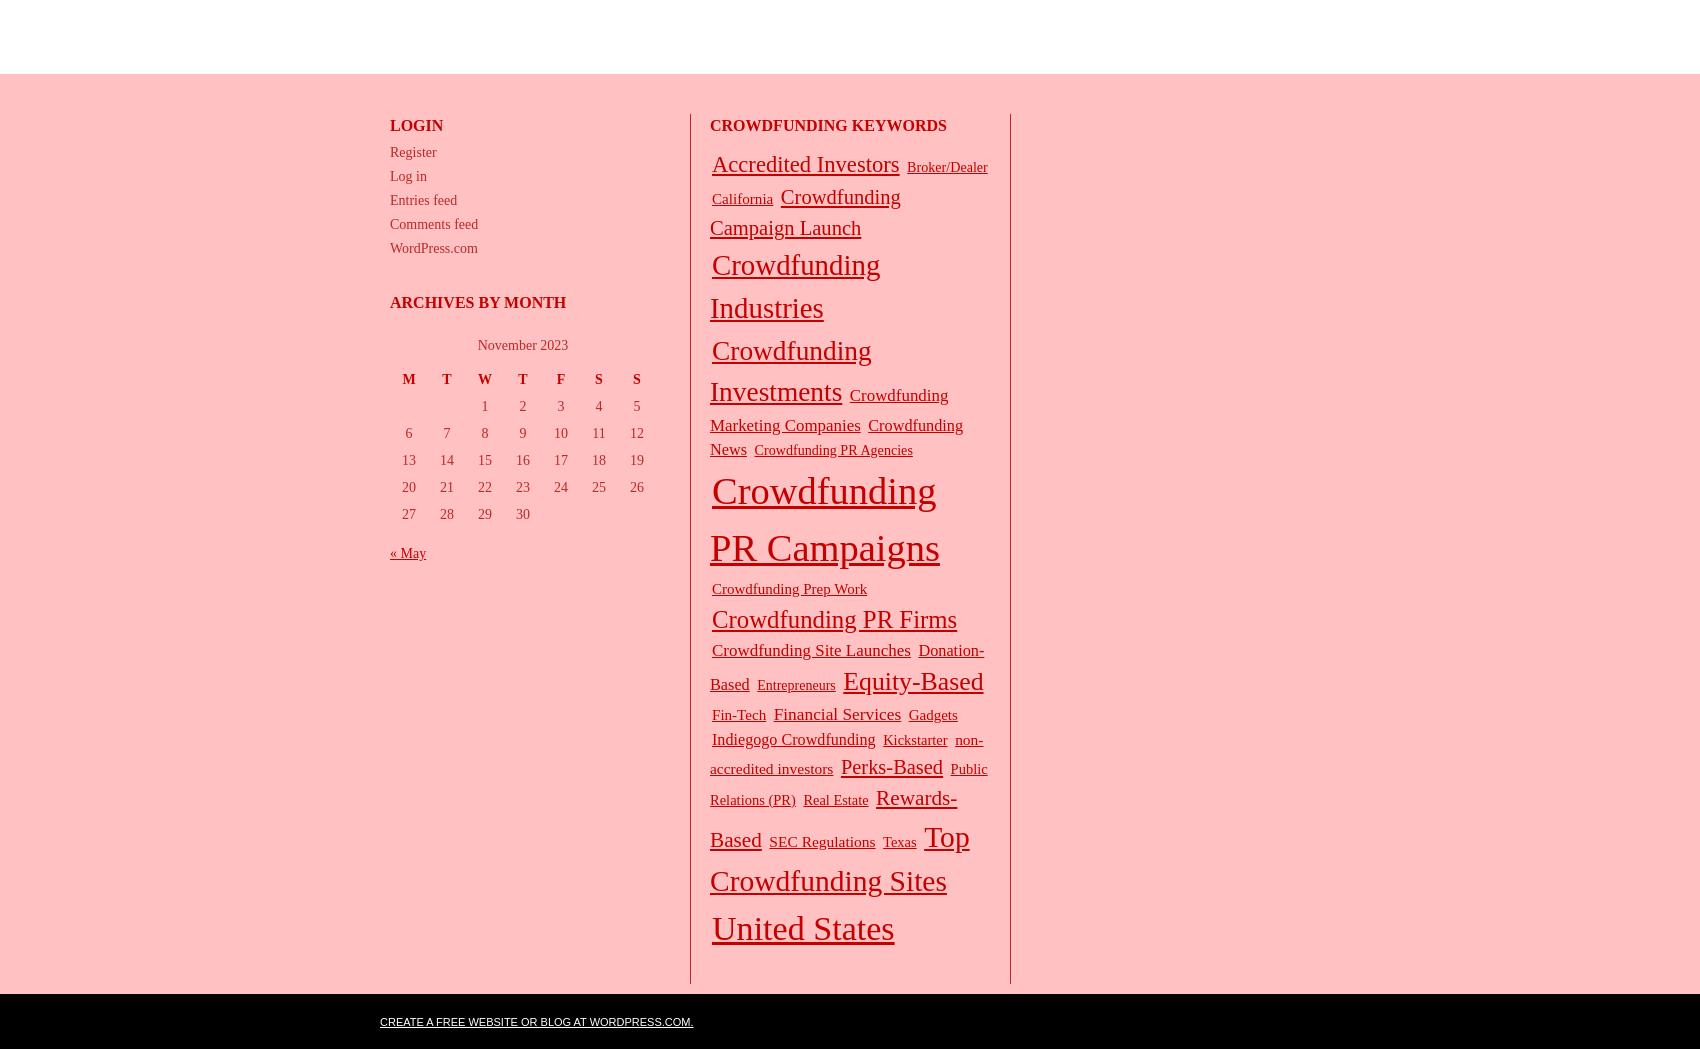 The height and width of the screenshot is (1049, 1700). I want to click on '18', so click(598, 460).